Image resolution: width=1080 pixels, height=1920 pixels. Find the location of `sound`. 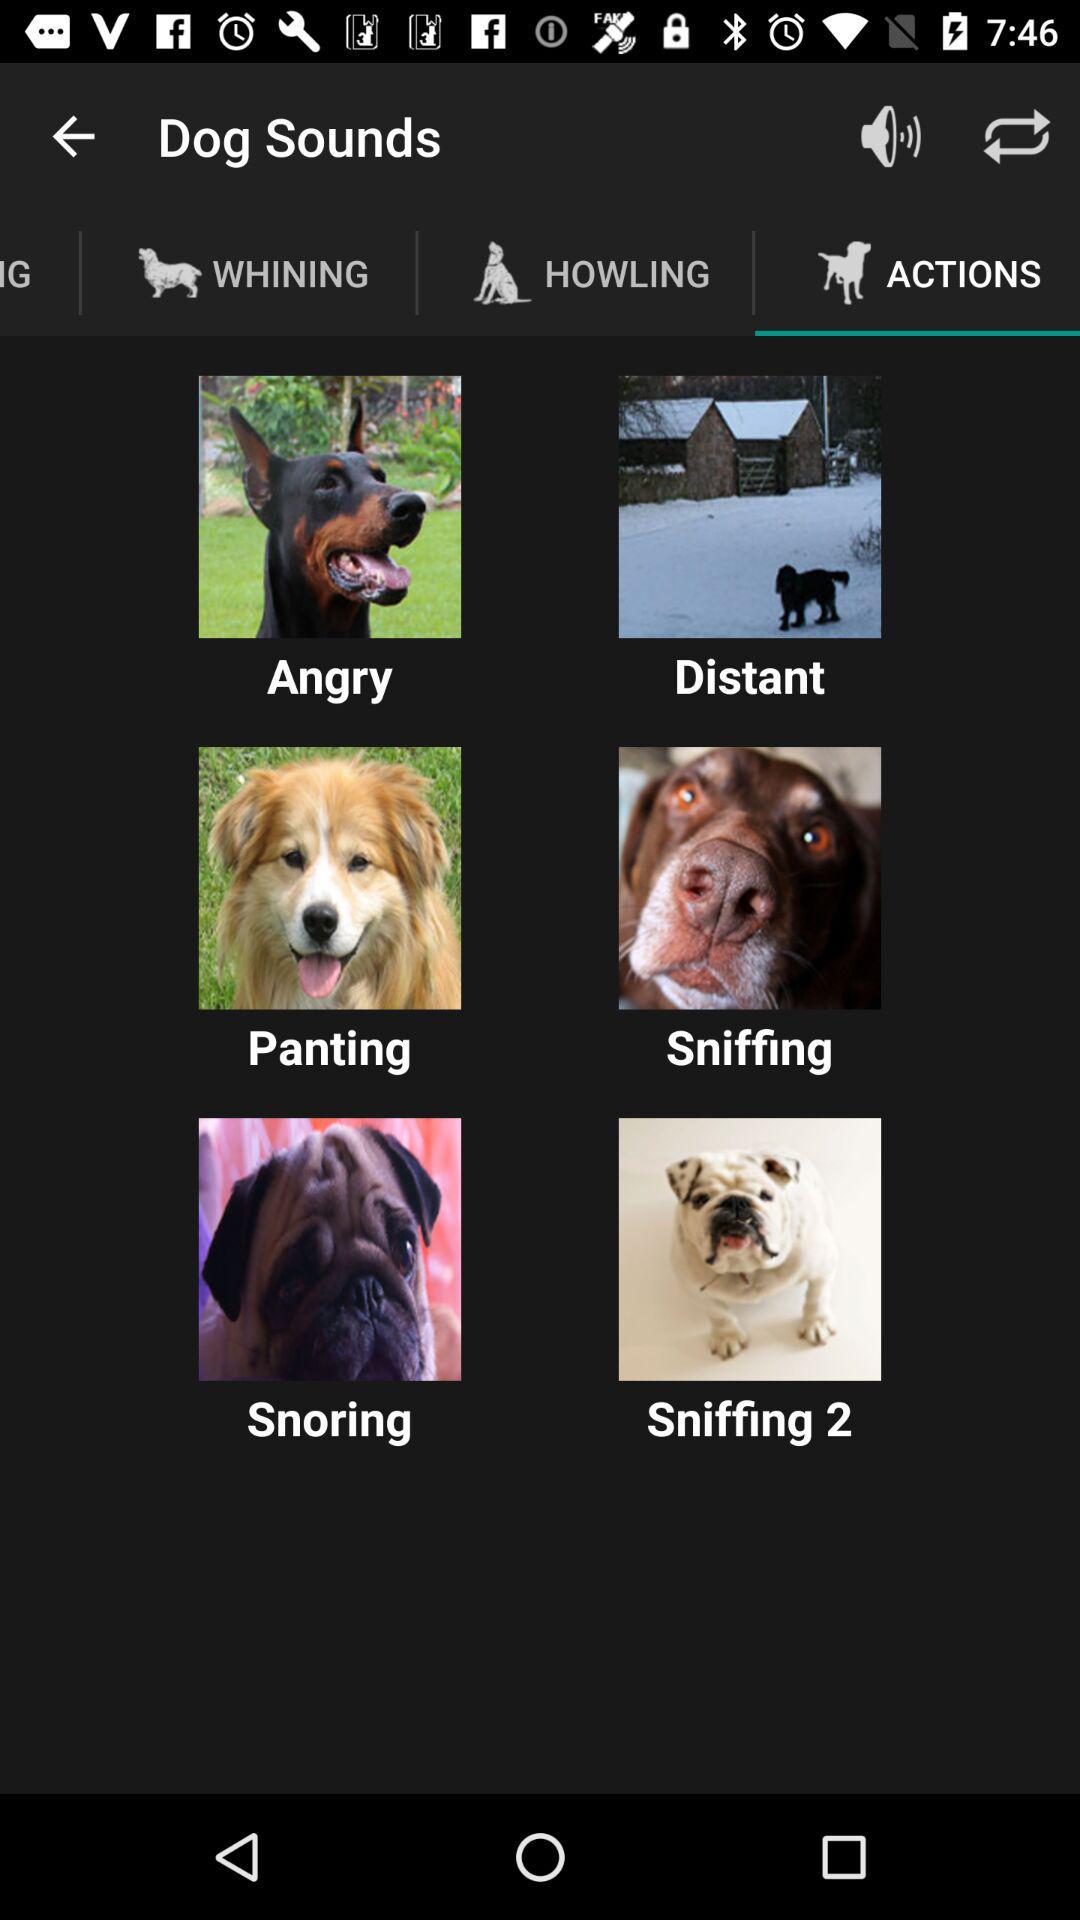

sound is located at coordinates (329, 1248).